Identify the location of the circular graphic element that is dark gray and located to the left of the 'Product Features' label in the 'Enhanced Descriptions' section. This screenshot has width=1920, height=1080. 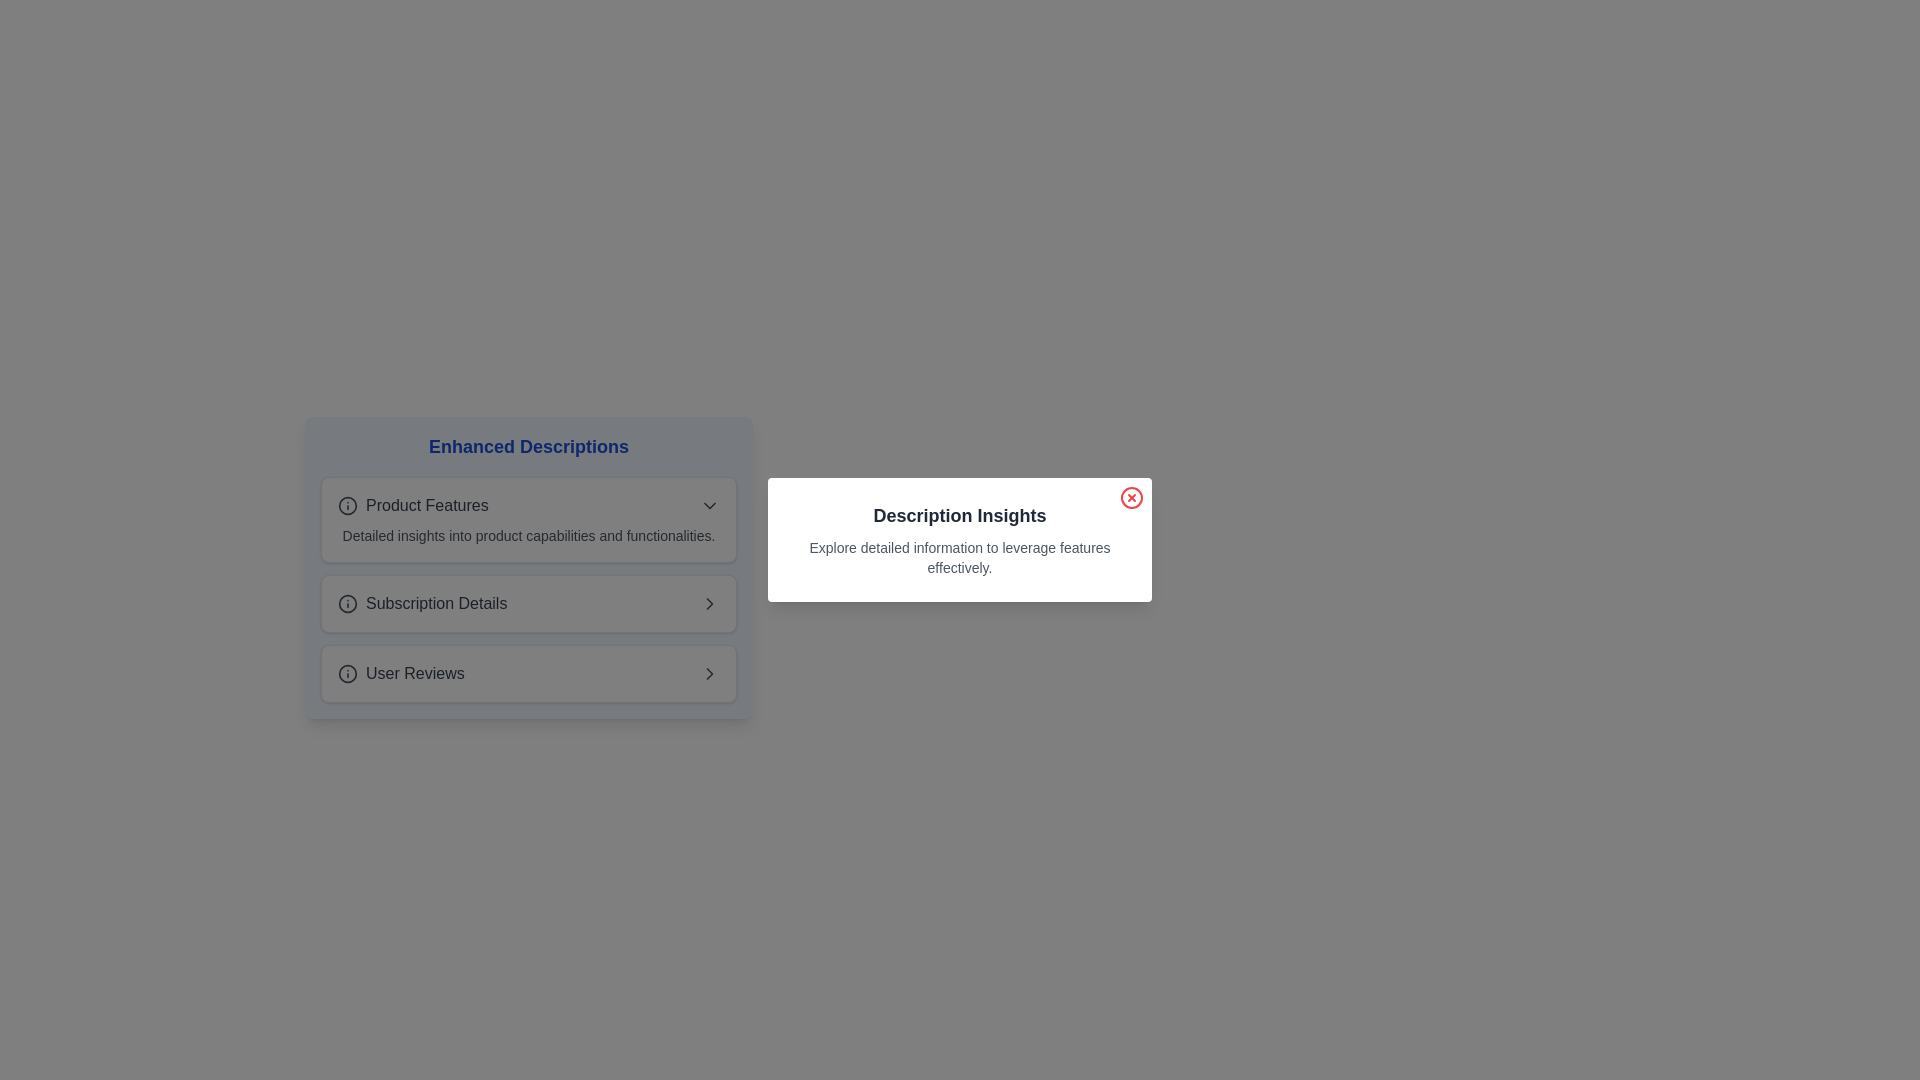
(347, 504).